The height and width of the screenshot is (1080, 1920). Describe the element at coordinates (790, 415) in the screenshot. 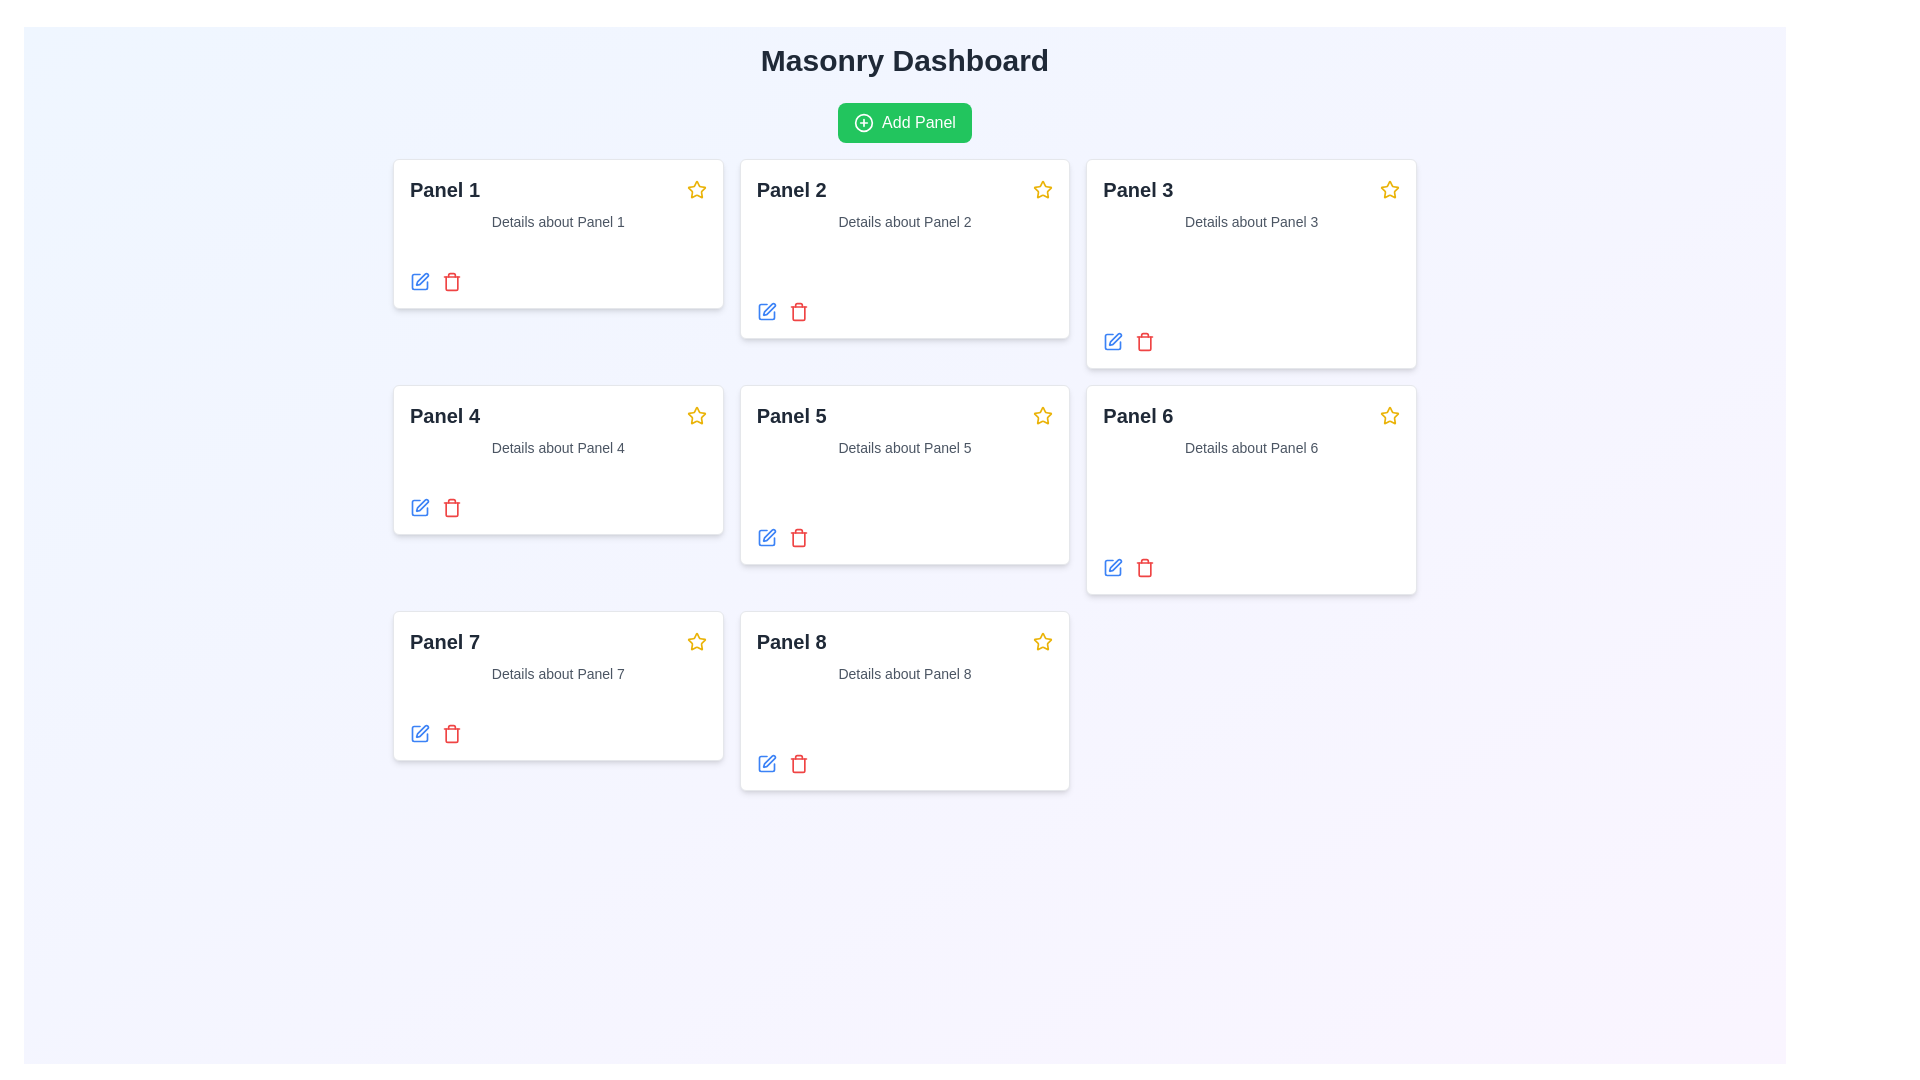

I see `the label indicating the content or purpose of 'Panel 5', located` at that location.